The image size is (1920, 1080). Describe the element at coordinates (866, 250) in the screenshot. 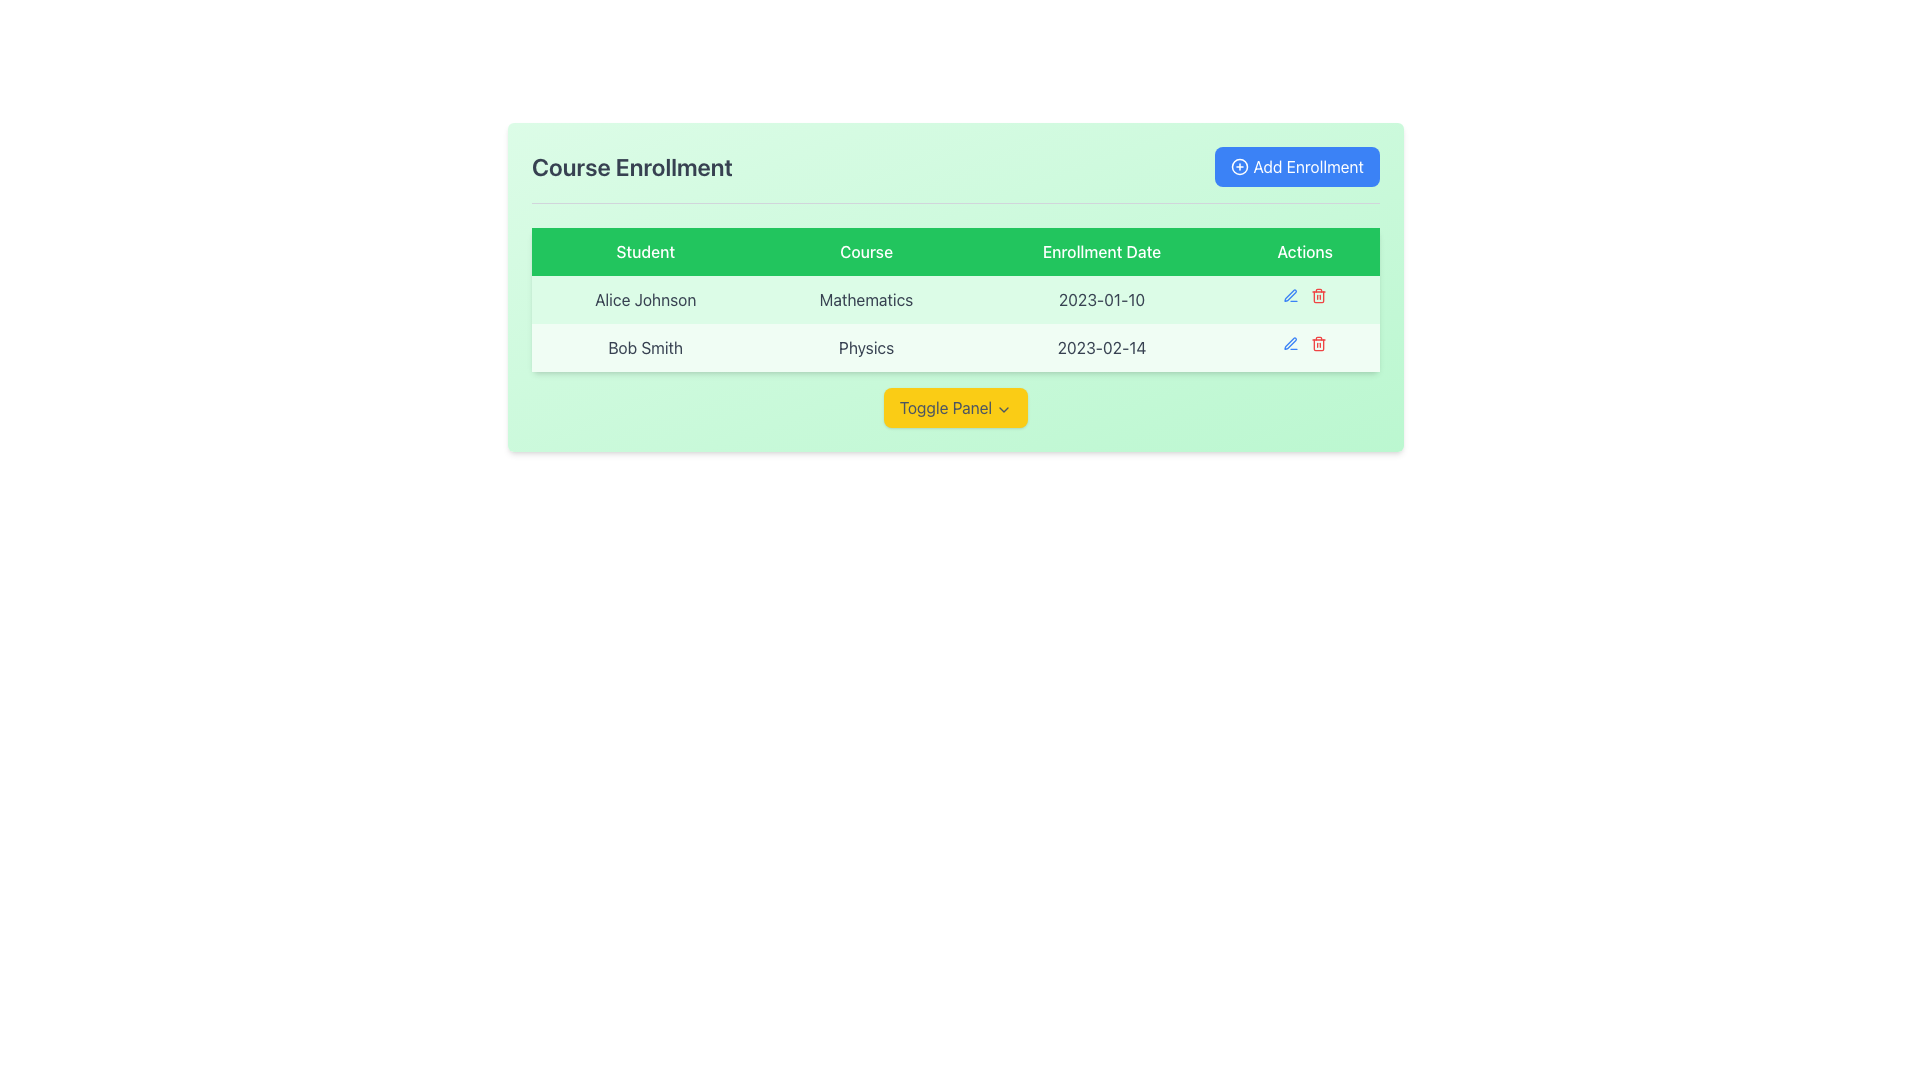

I see `the text label displaying 'Course' in the second column of the table header, which is styled with a bold and centered font on a green background` at that location.